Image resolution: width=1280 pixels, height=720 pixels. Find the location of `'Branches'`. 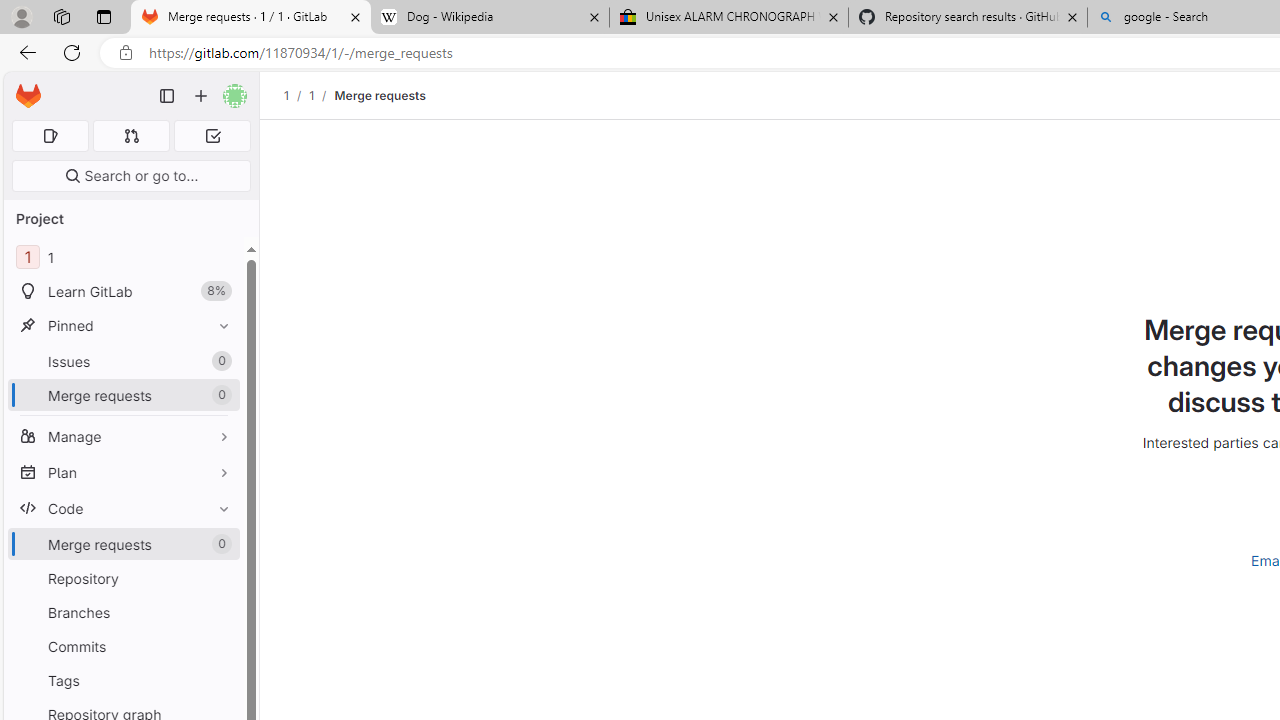

'Branches' is located at coordinates (123, 611).